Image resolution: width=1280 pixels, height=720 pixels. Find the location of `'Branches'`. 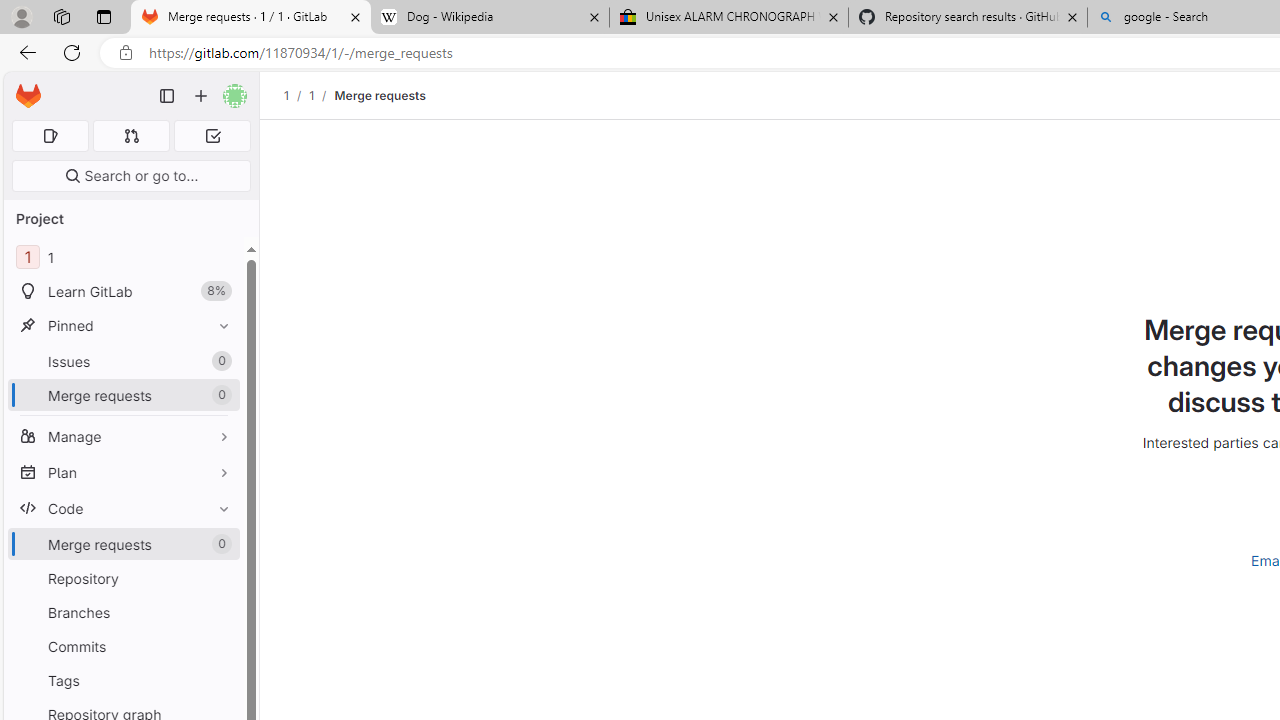

'Branches' is located at coordinates (123, 611).